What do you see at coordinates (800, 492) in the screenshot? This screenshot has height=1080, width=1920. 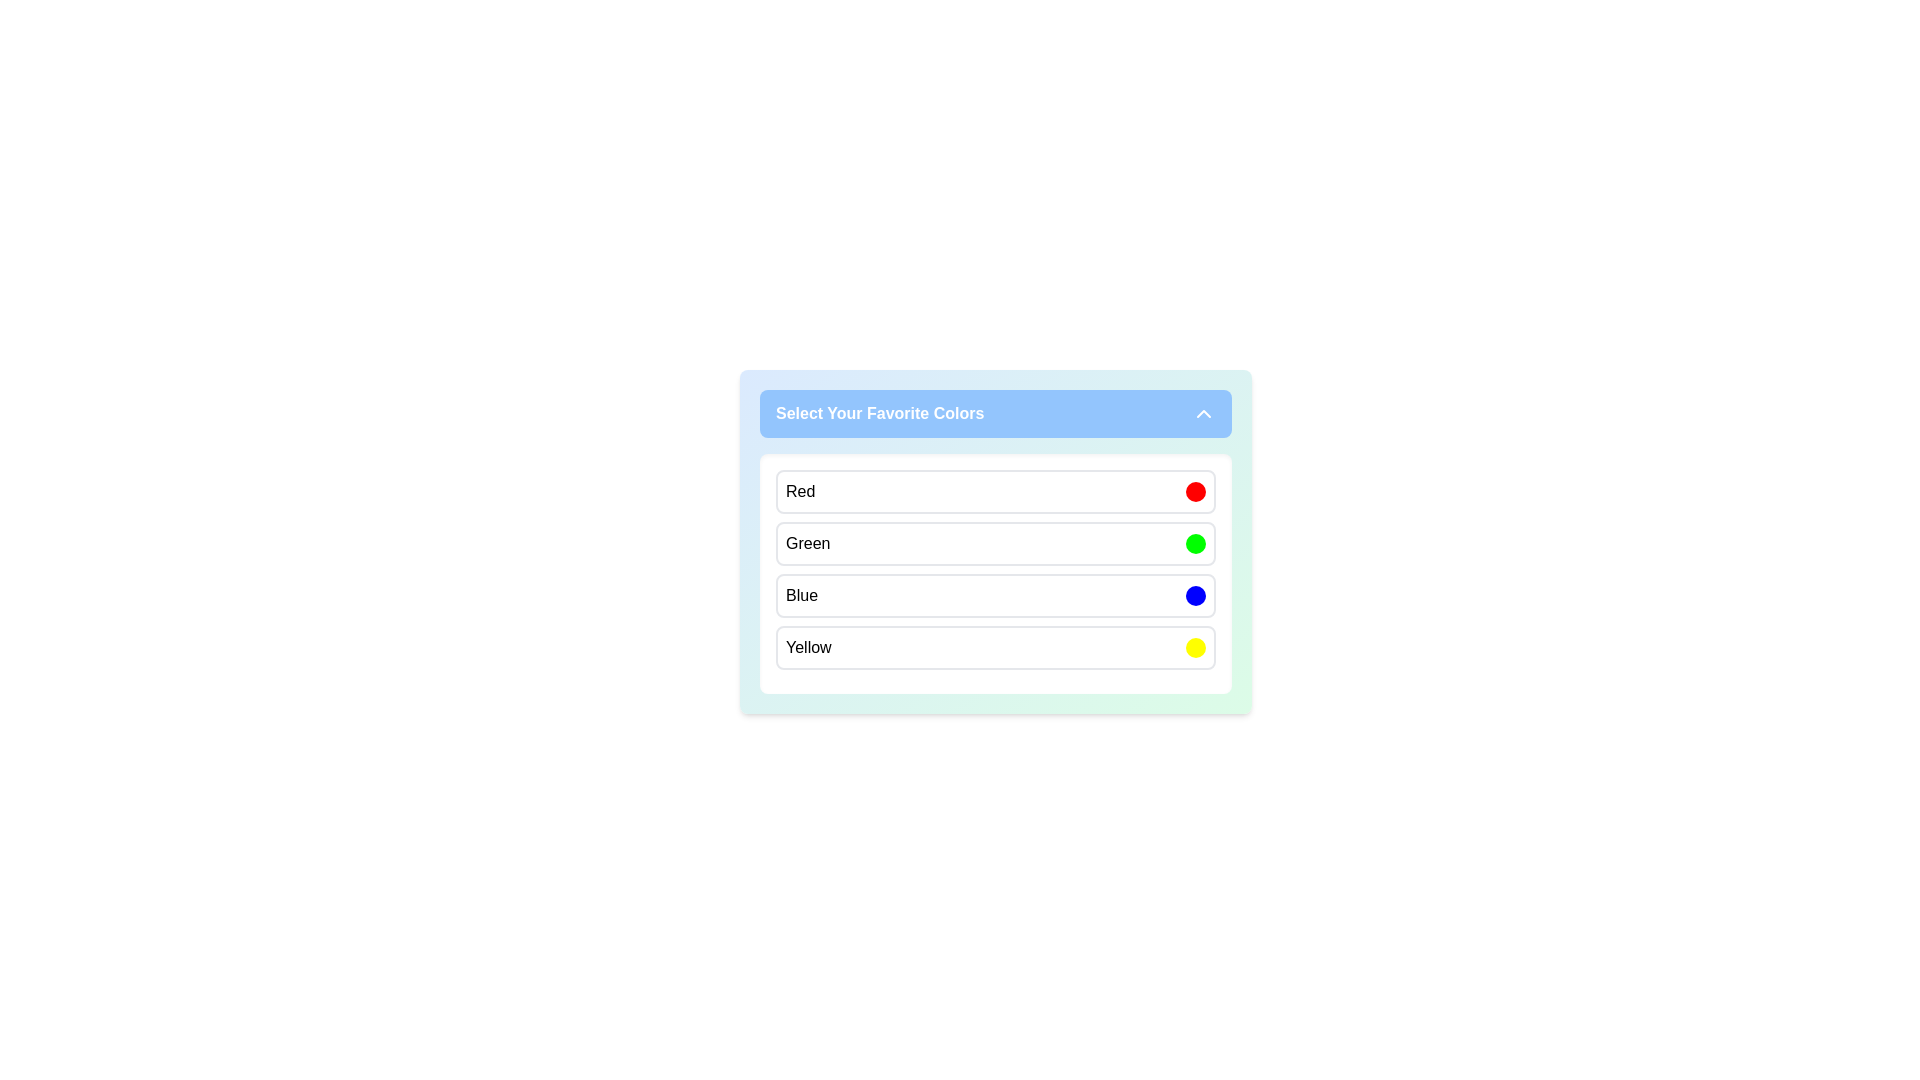 I see `the informational Text label indicating the color 'Red' in the 'Select Your Favorite Colors' list` at bounding box center [800, 492].